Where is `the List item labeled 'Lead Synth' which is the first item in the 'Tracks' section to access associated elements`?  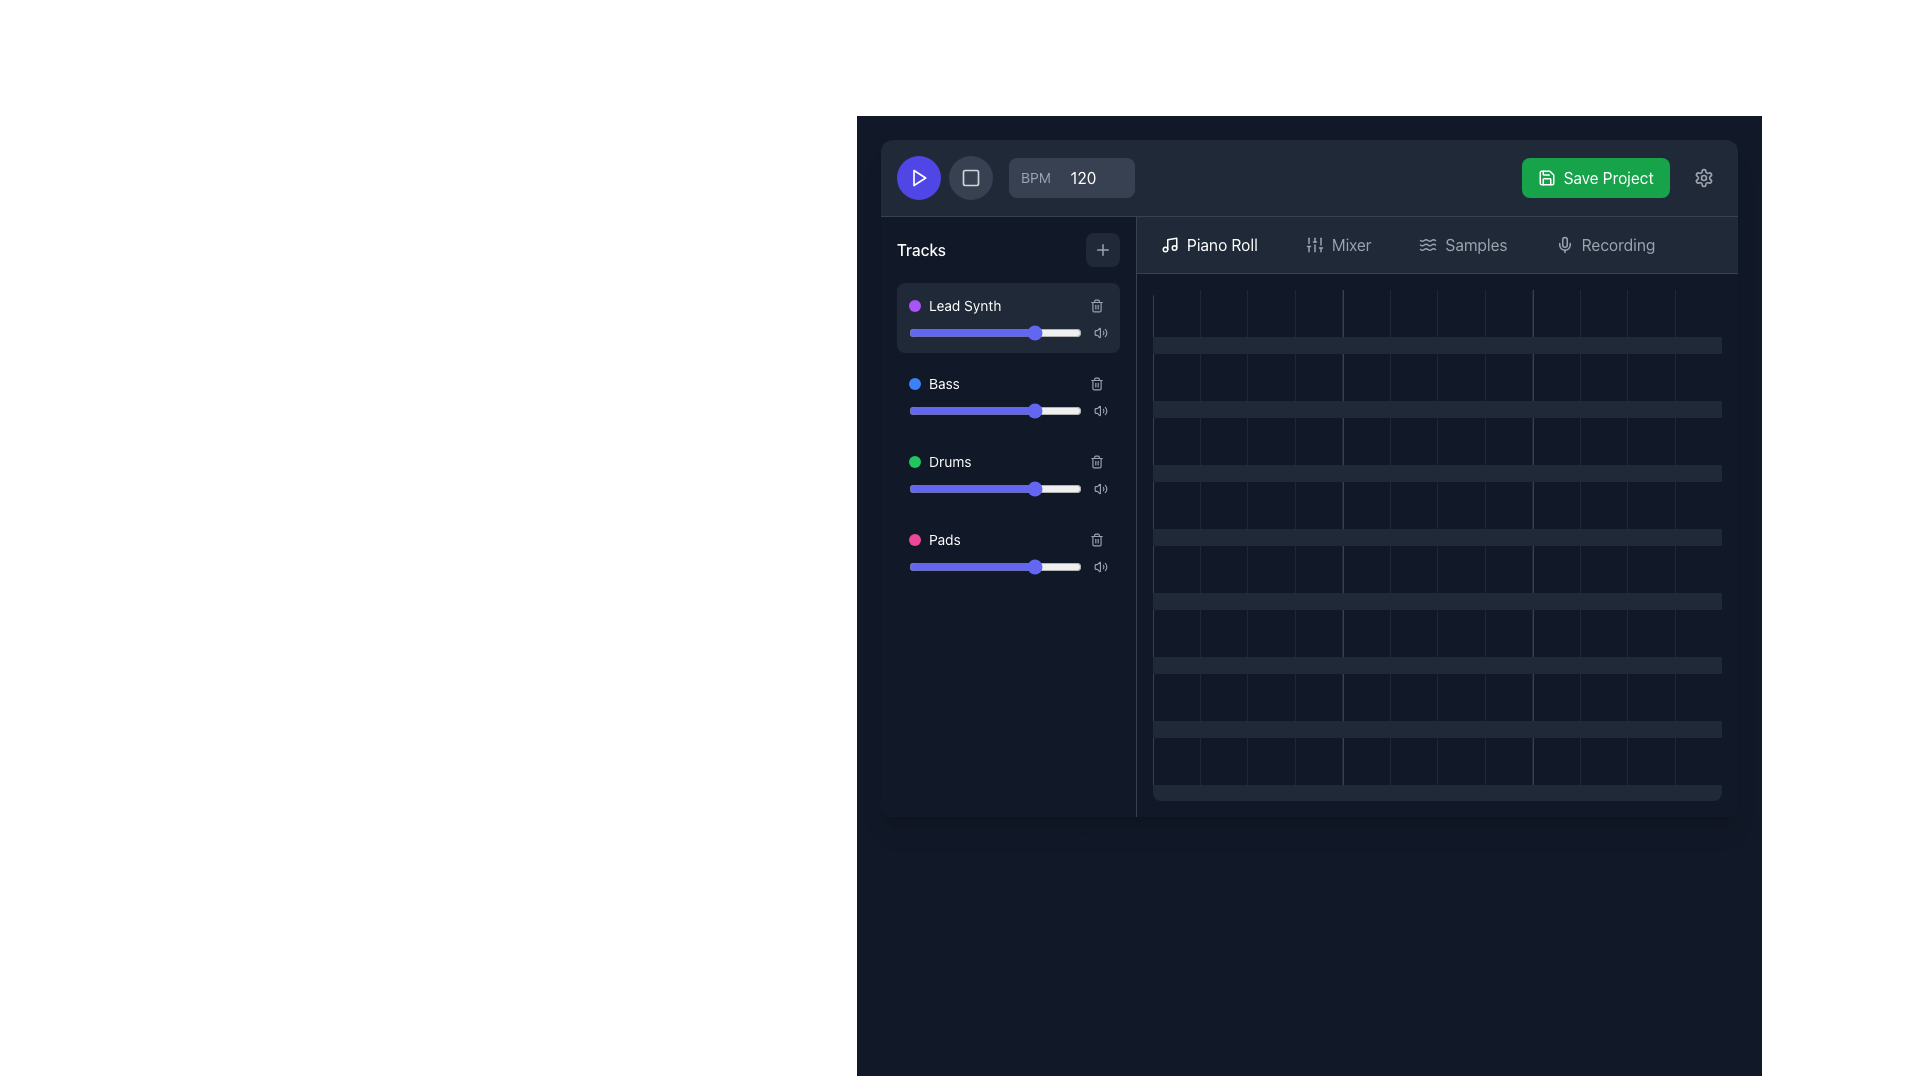 the List item labeled 'Lead Synth' which is the first item in the 'Tracks' section to access associated elements is located at coordinates (954, 305).